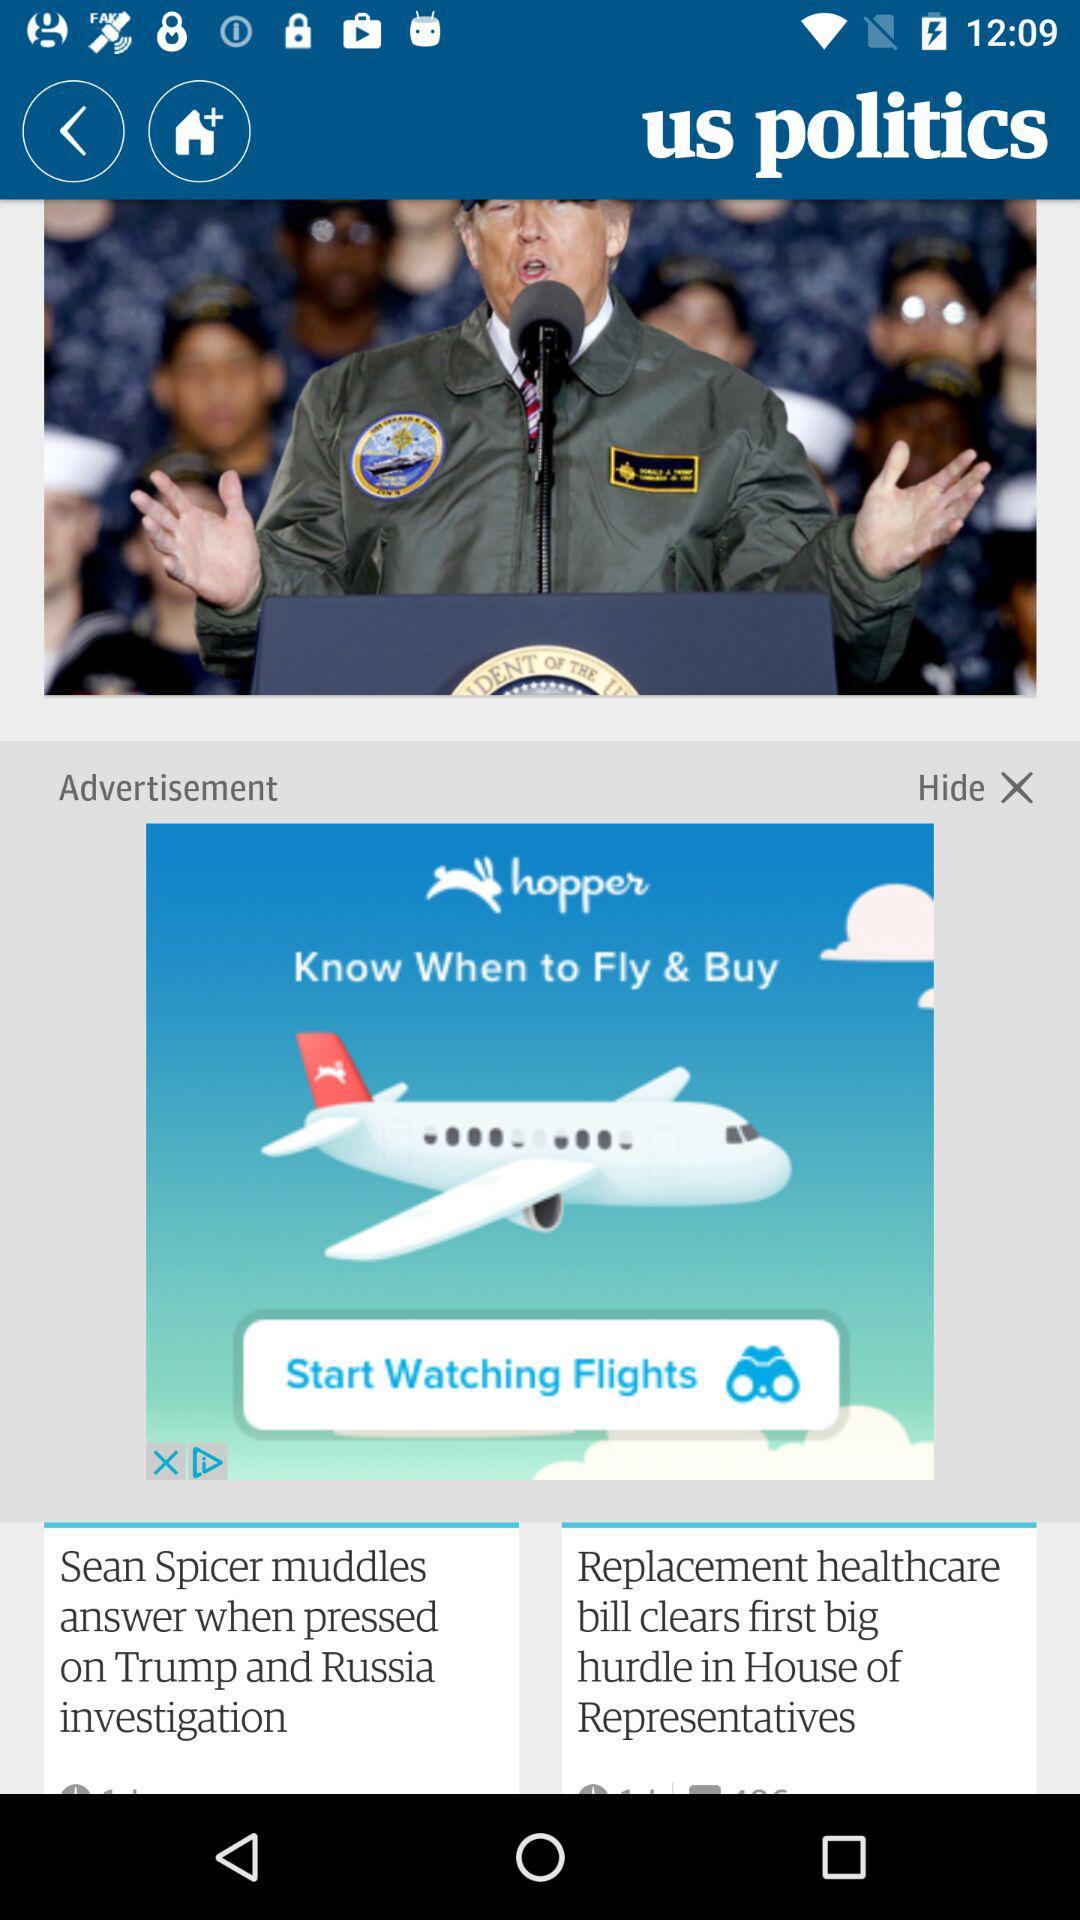 The height and width of the screenshot is (1920, 1080). What do you see at coordinates (199, 130) in the screenshot?
I see `home icon which is right side of back option` at bounding box center [199, 130].